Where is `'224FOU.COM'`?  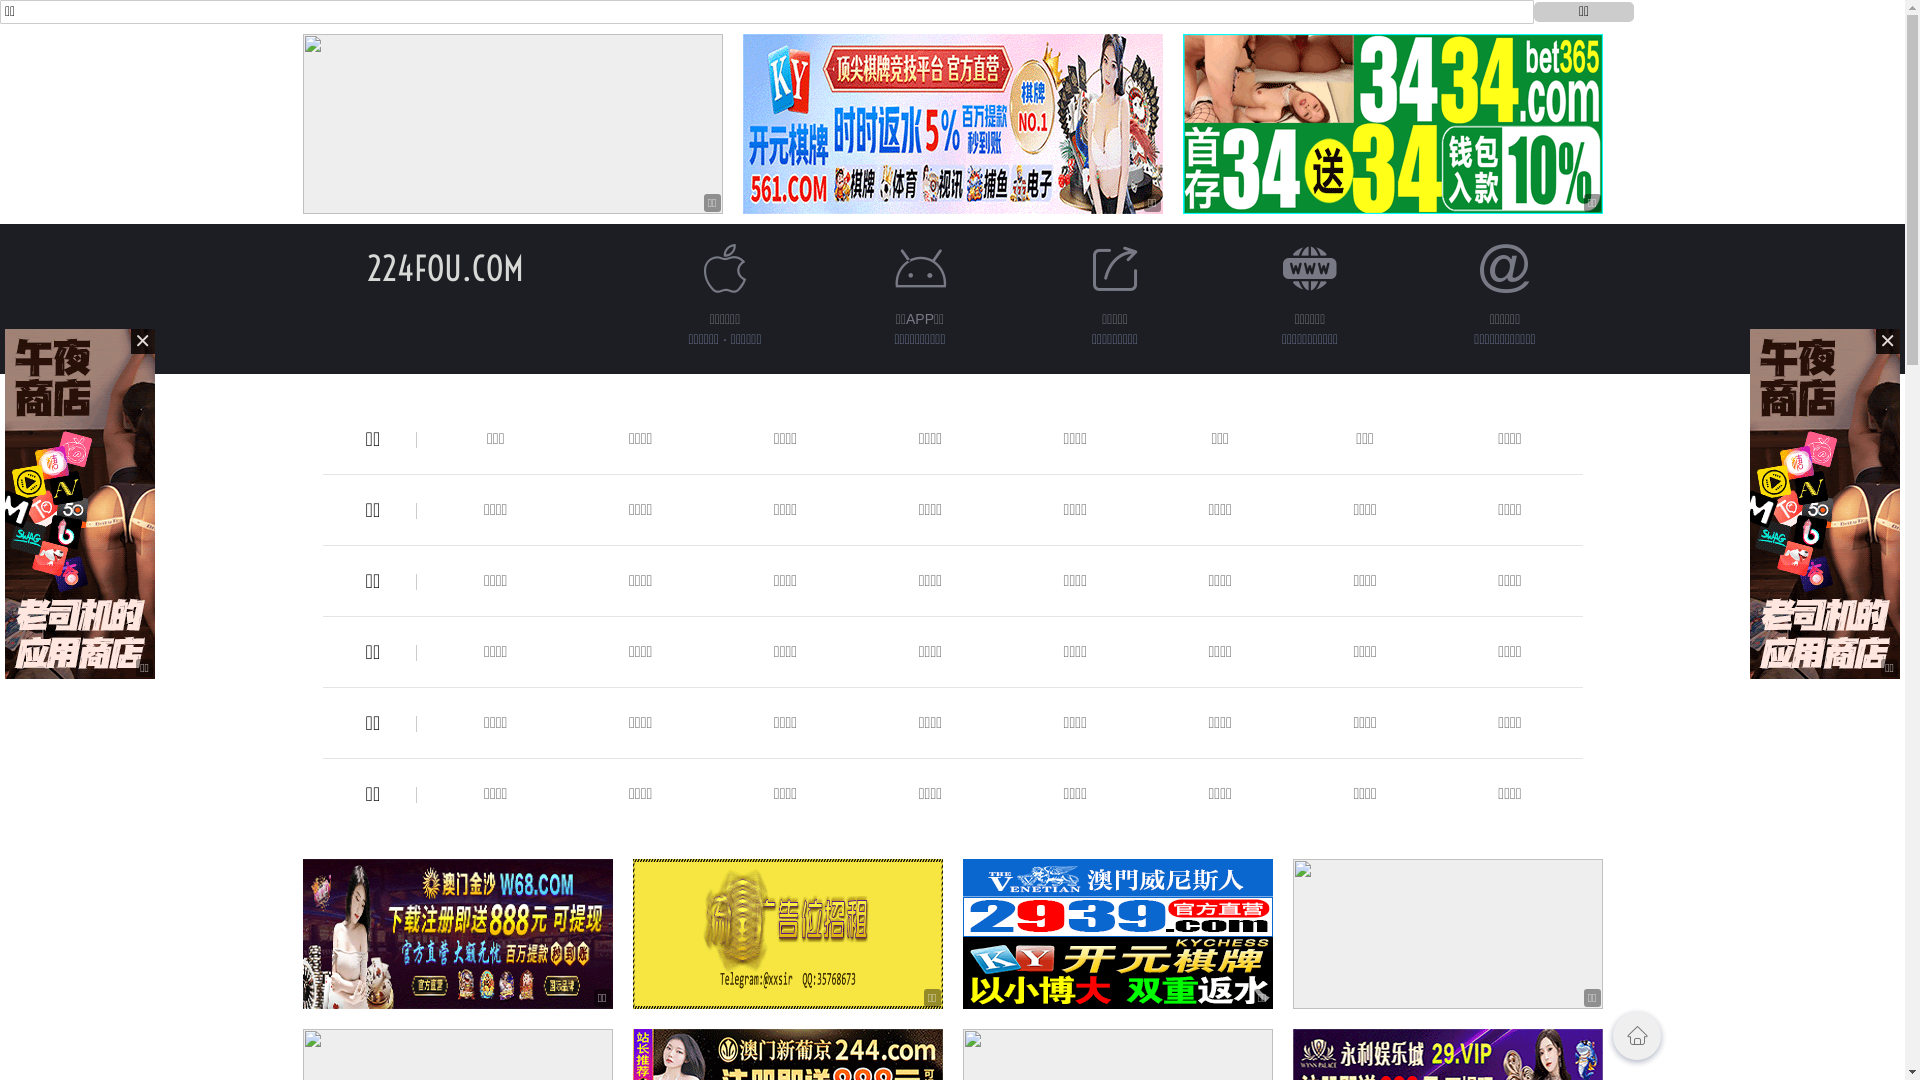
'224FOU.COM' is located at coordinates (444, 267).